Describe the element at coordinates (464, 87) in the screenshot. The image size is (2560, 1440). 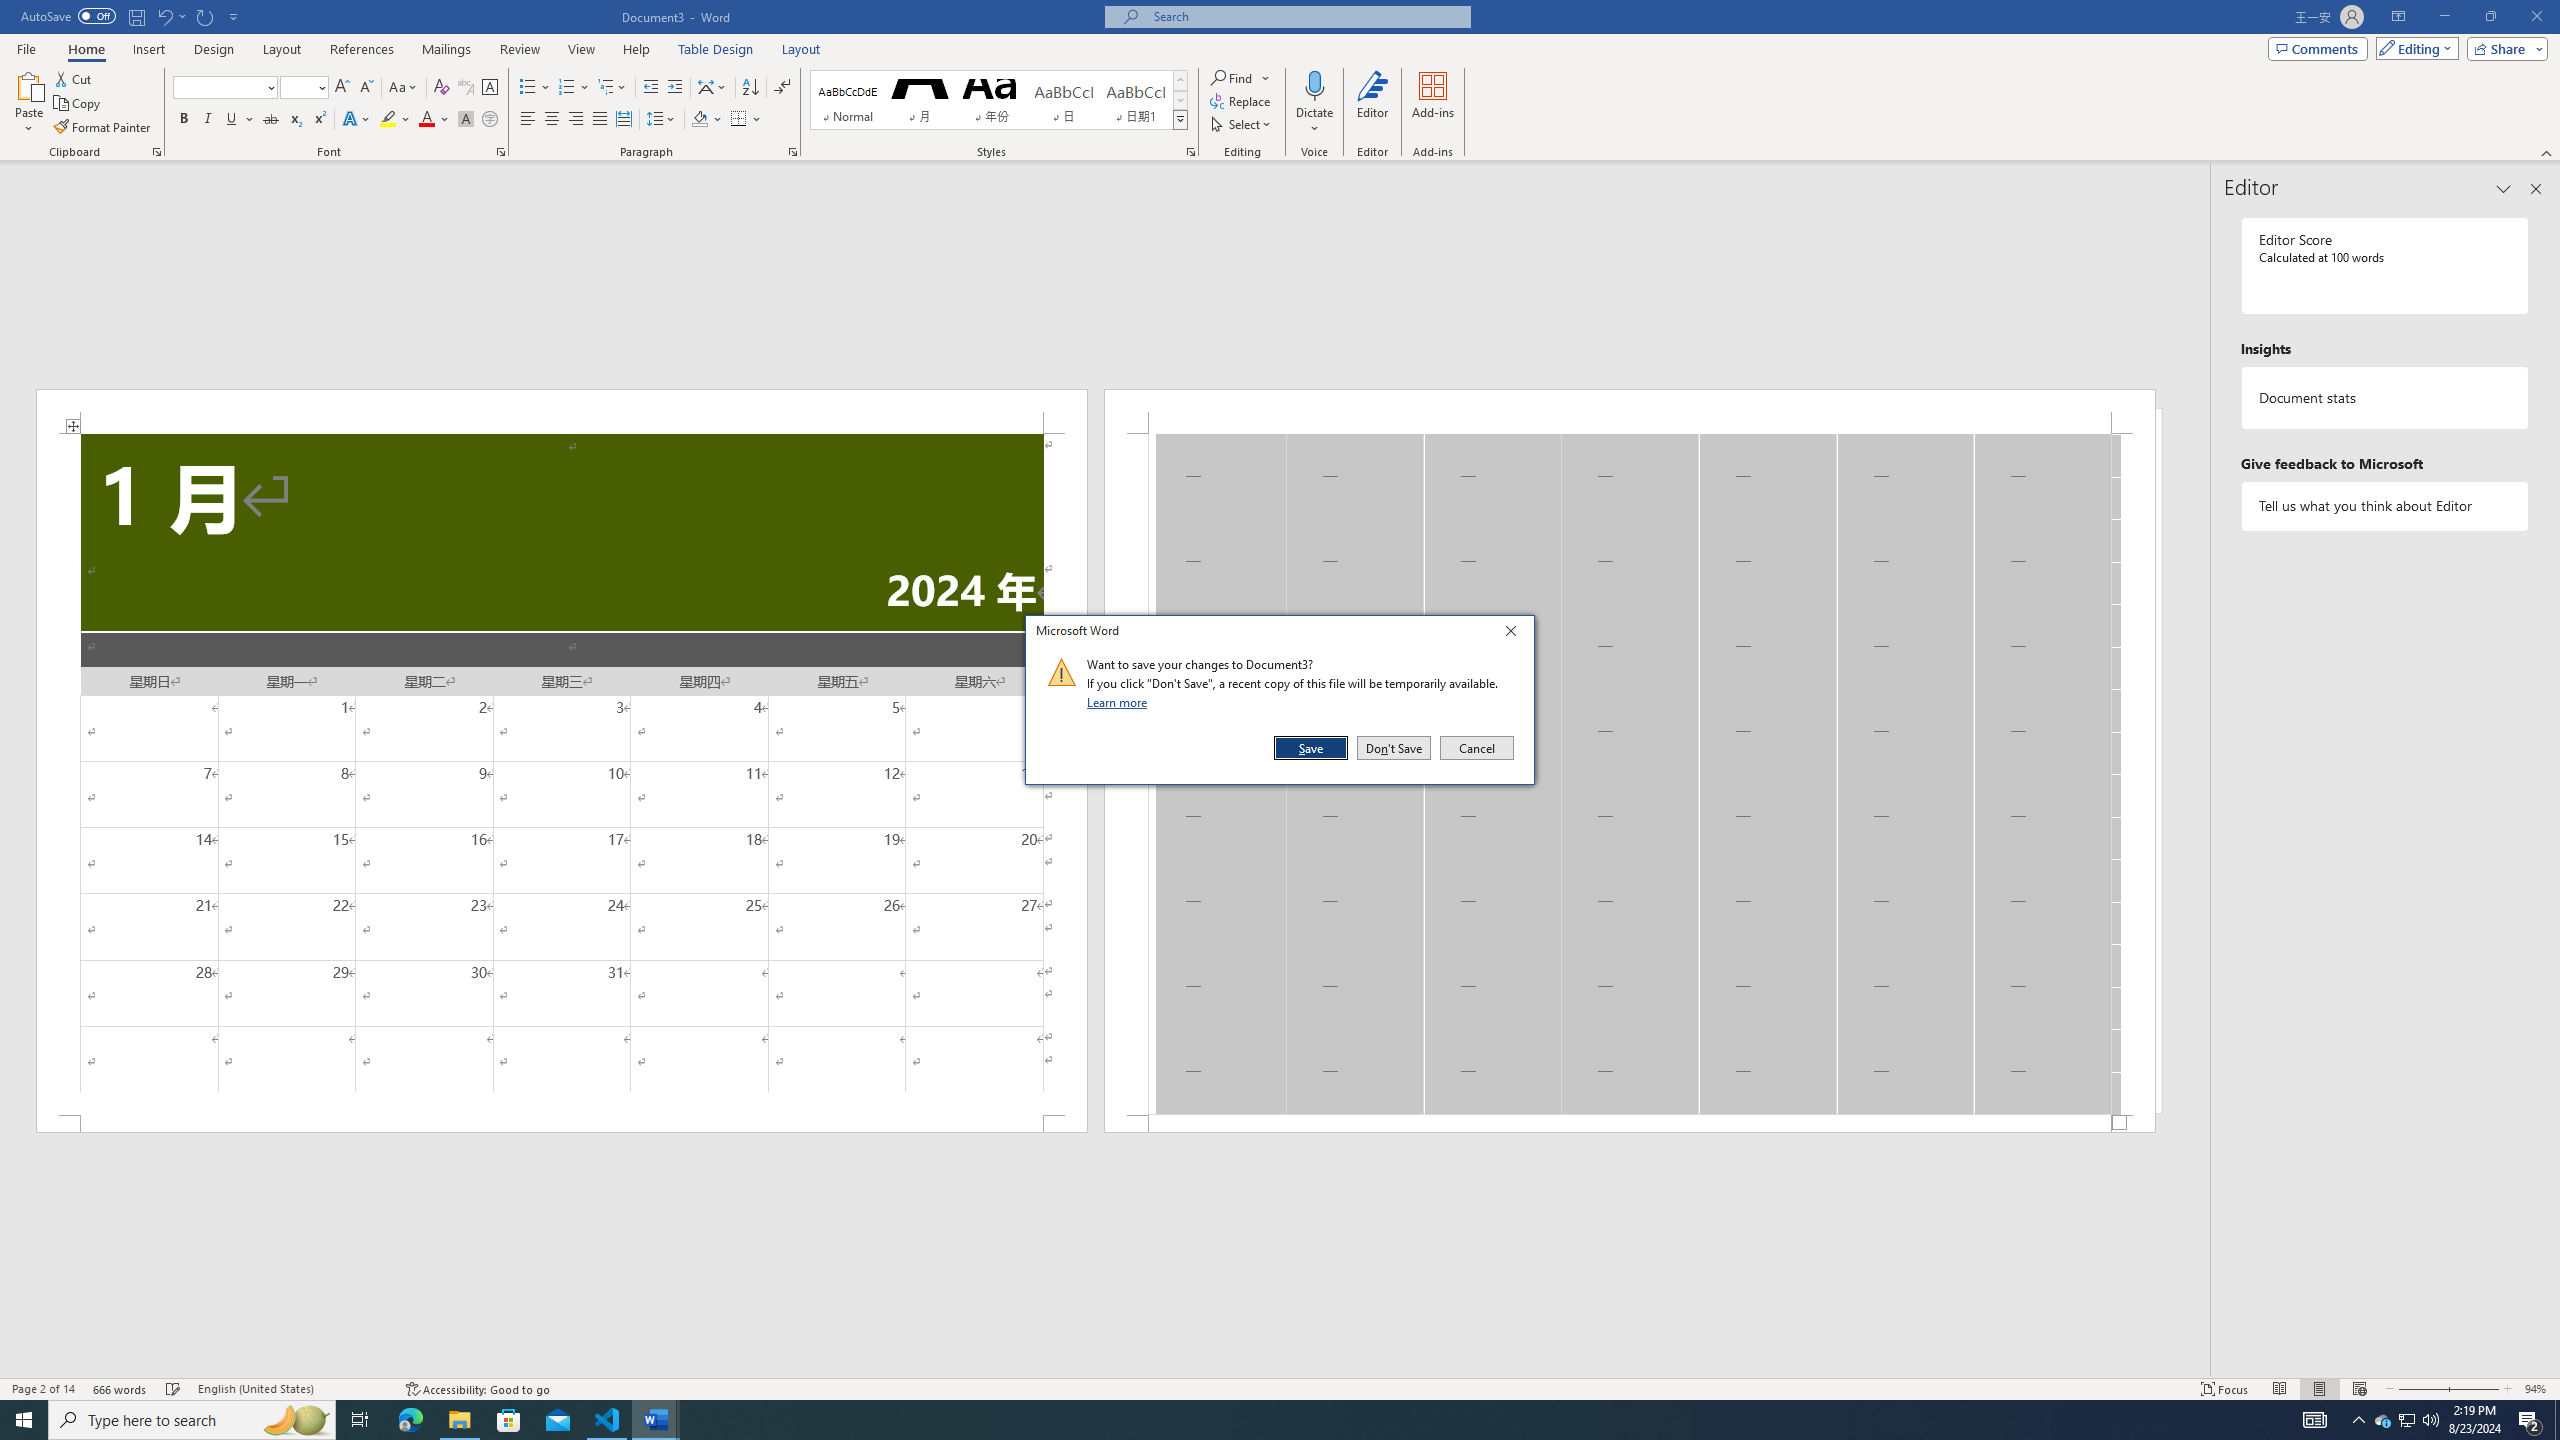
I see `'Phonetic Guide...'` at that location.